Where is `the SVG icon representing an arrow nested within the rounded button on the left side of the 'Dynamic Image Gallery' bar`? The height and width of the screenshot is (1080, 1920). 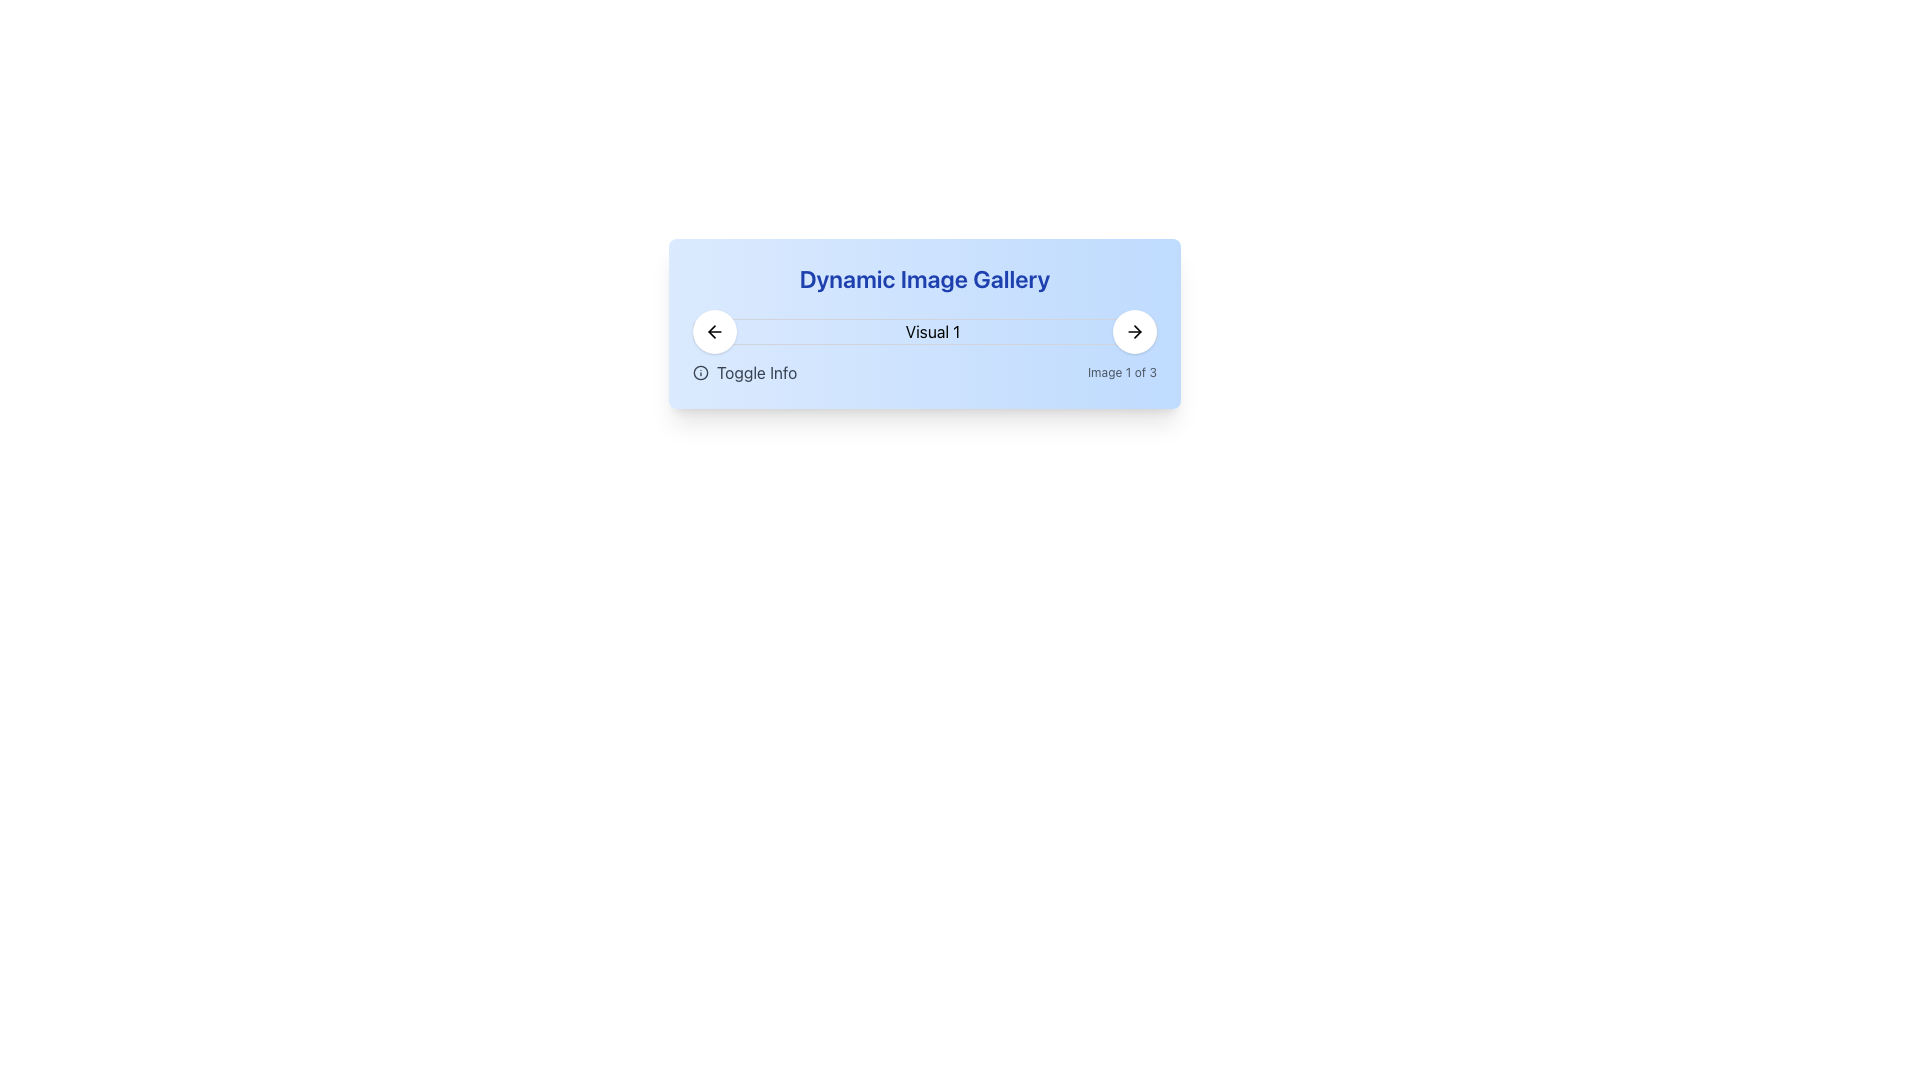 the SVG icon representing an arrow nested within the rounded button on the left side of the 'Dynamic Image Gallery' bar is located at coordinates (715, 330).